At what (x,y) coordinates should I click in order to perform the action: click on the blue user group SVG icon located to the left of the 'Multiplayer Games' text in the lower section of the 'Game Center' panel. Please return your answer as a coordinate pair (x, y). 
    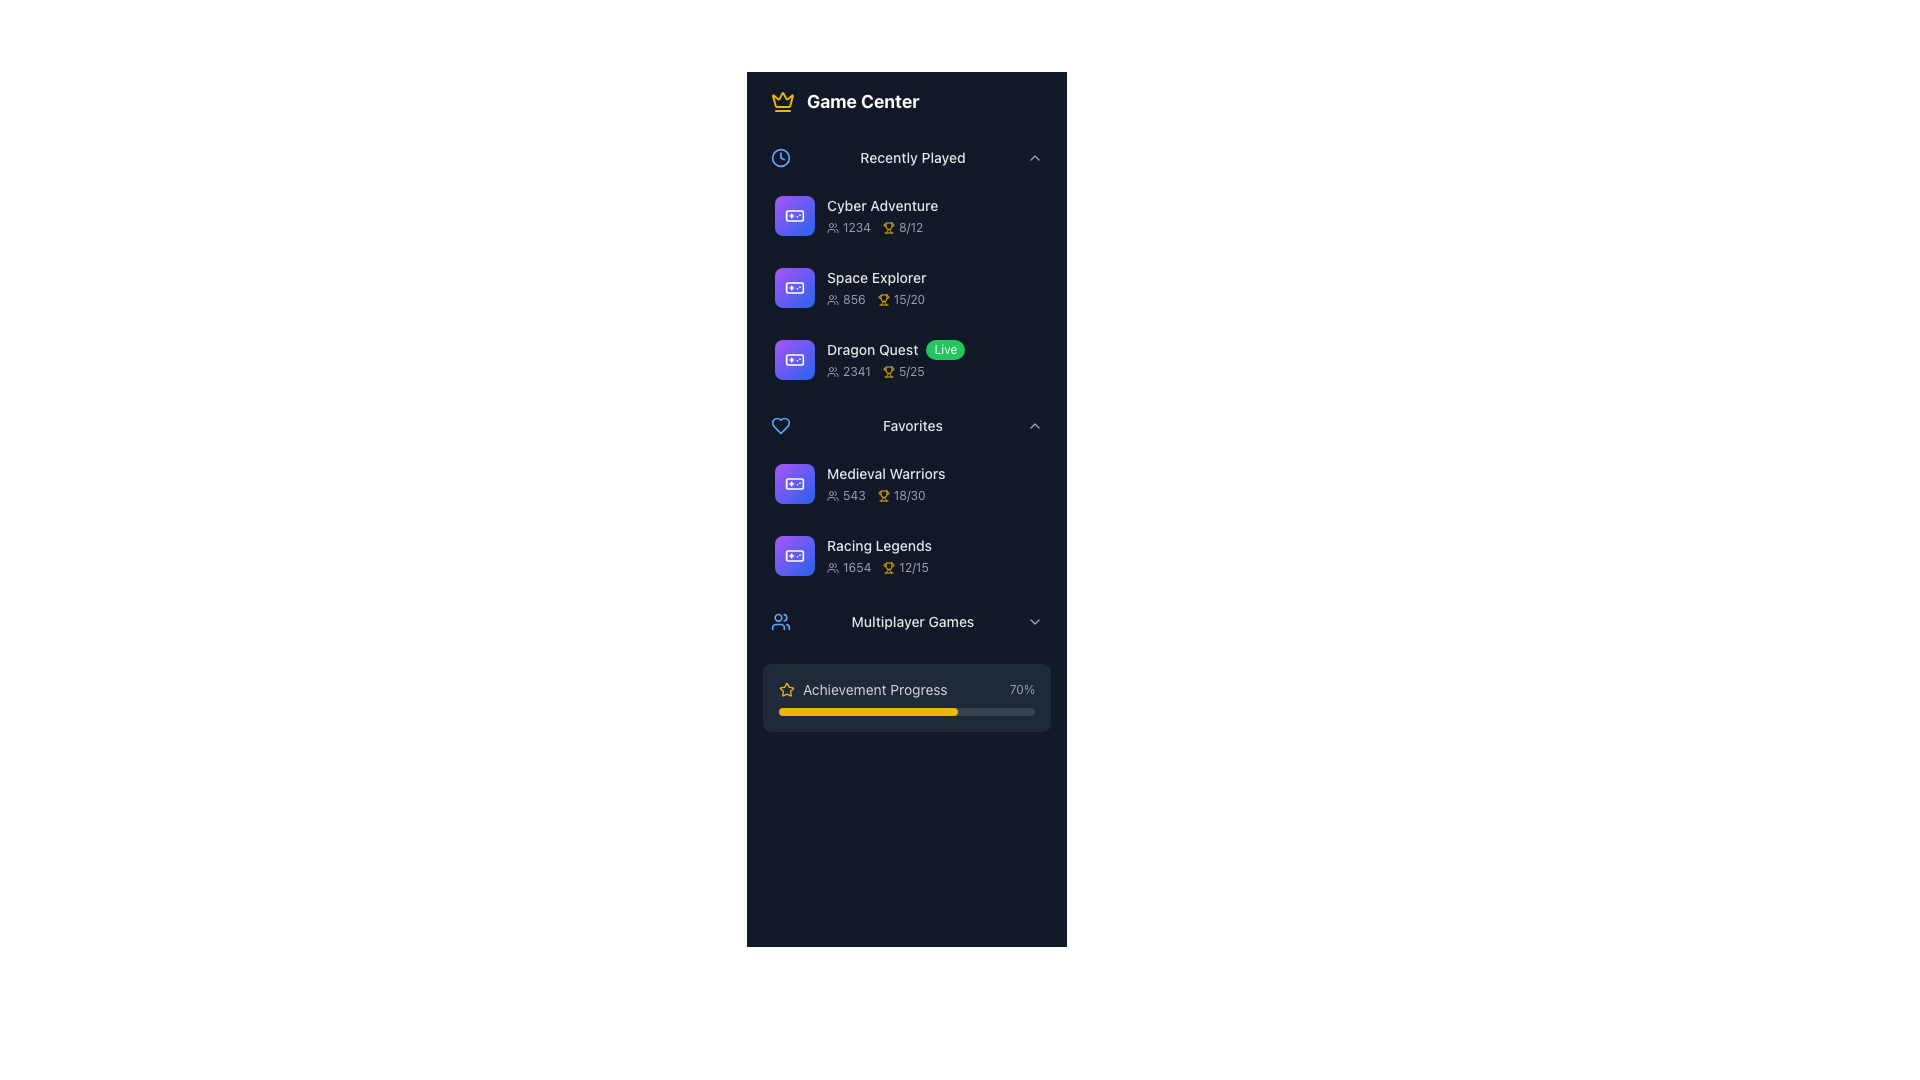
    Looking at the image, I should click on (780, 620).